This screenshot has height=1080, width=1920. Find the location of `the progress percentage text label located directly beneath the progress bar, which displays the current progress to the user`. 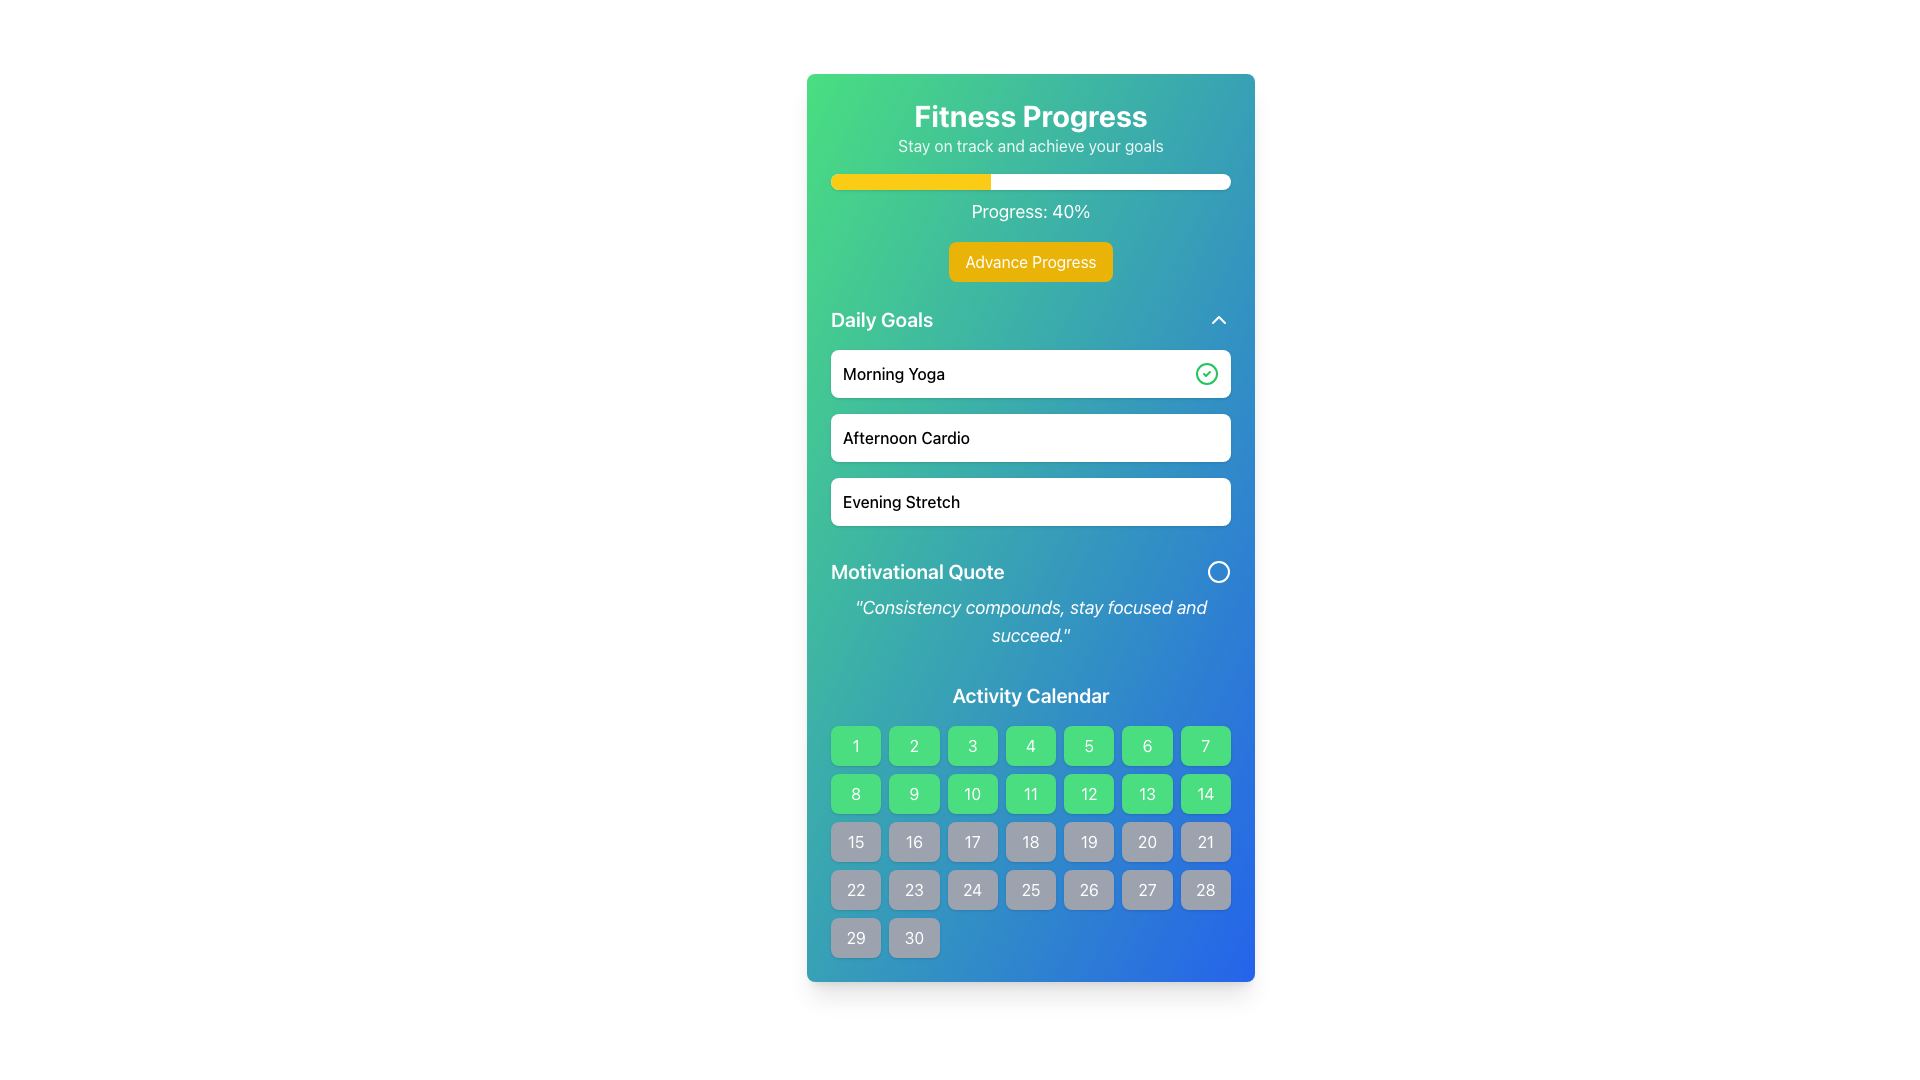

the progress percentage text label located directly beneath the progress bar, which displays the current progress to the user is located at coordinates (1031, 212).